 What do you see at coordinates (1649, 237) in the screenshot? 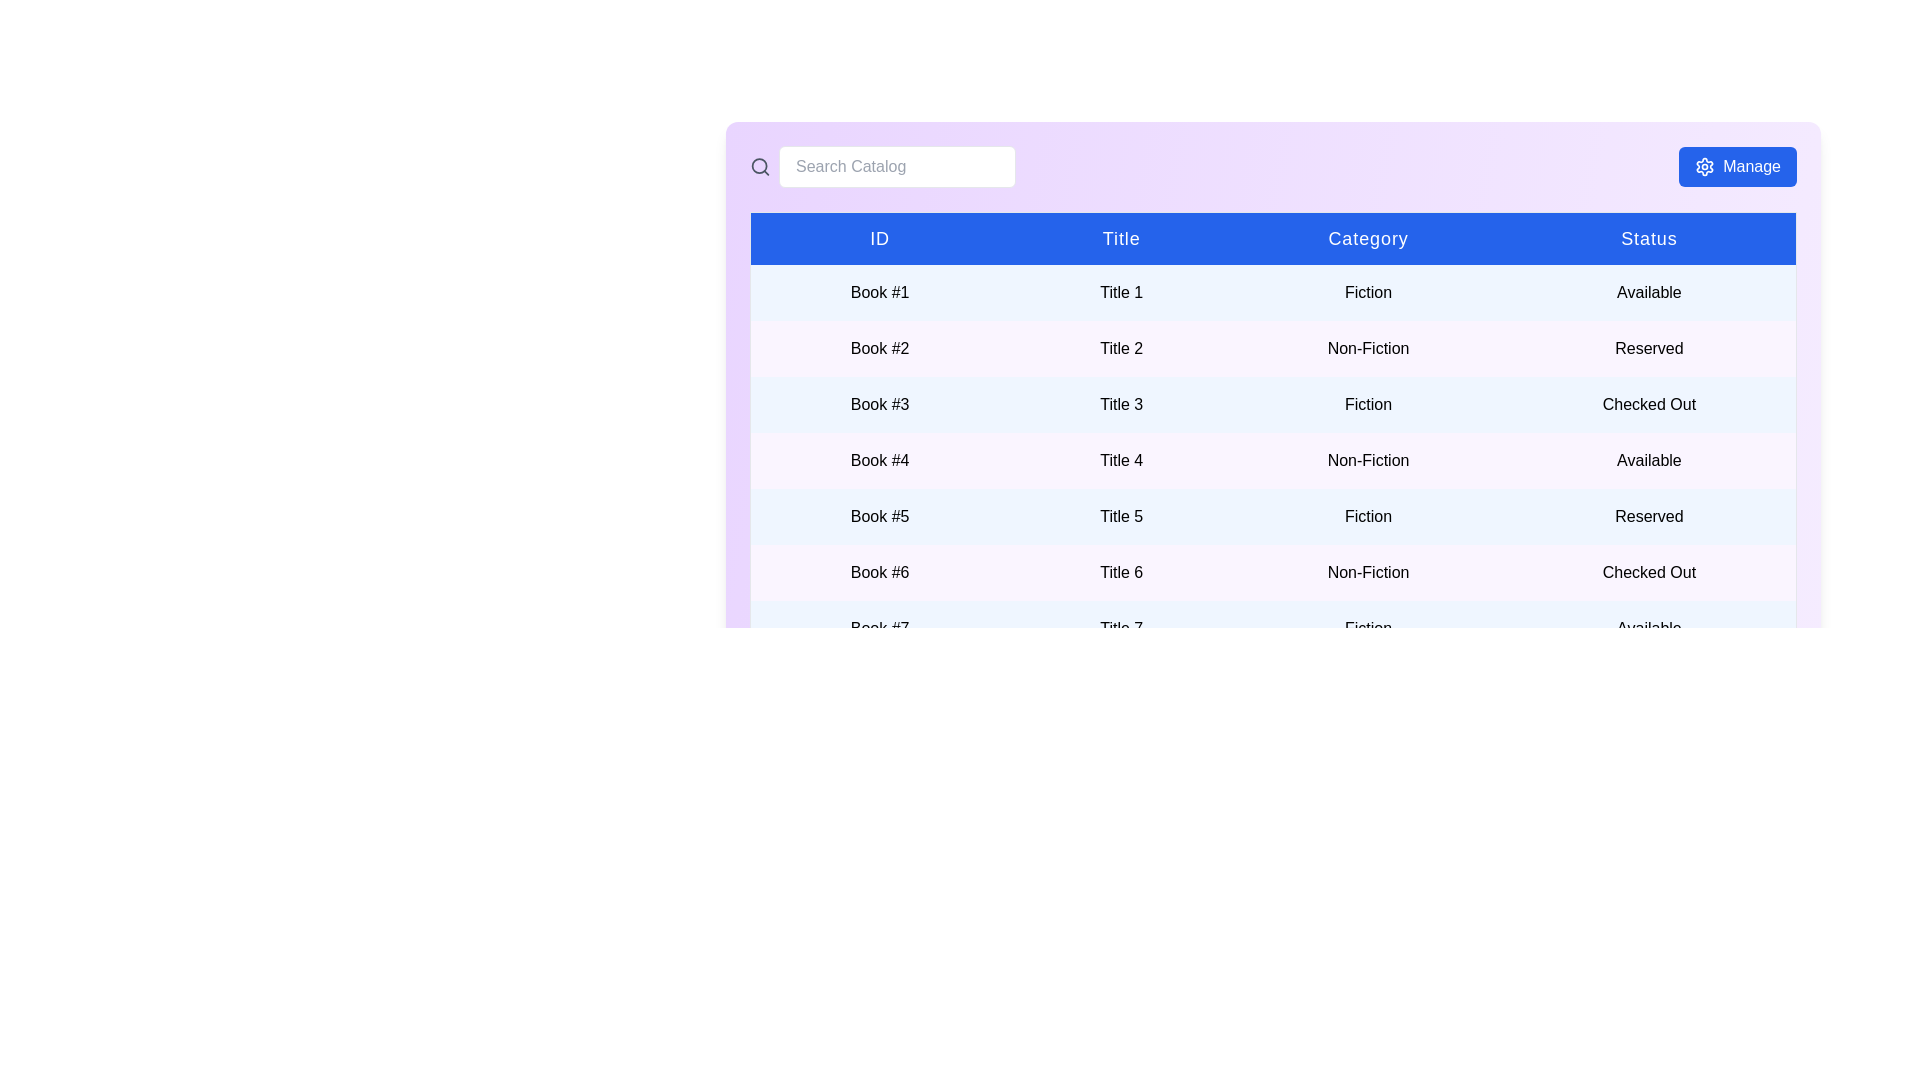
I see `the column header to sort the table by Status` at bounding box center [1649, 237].